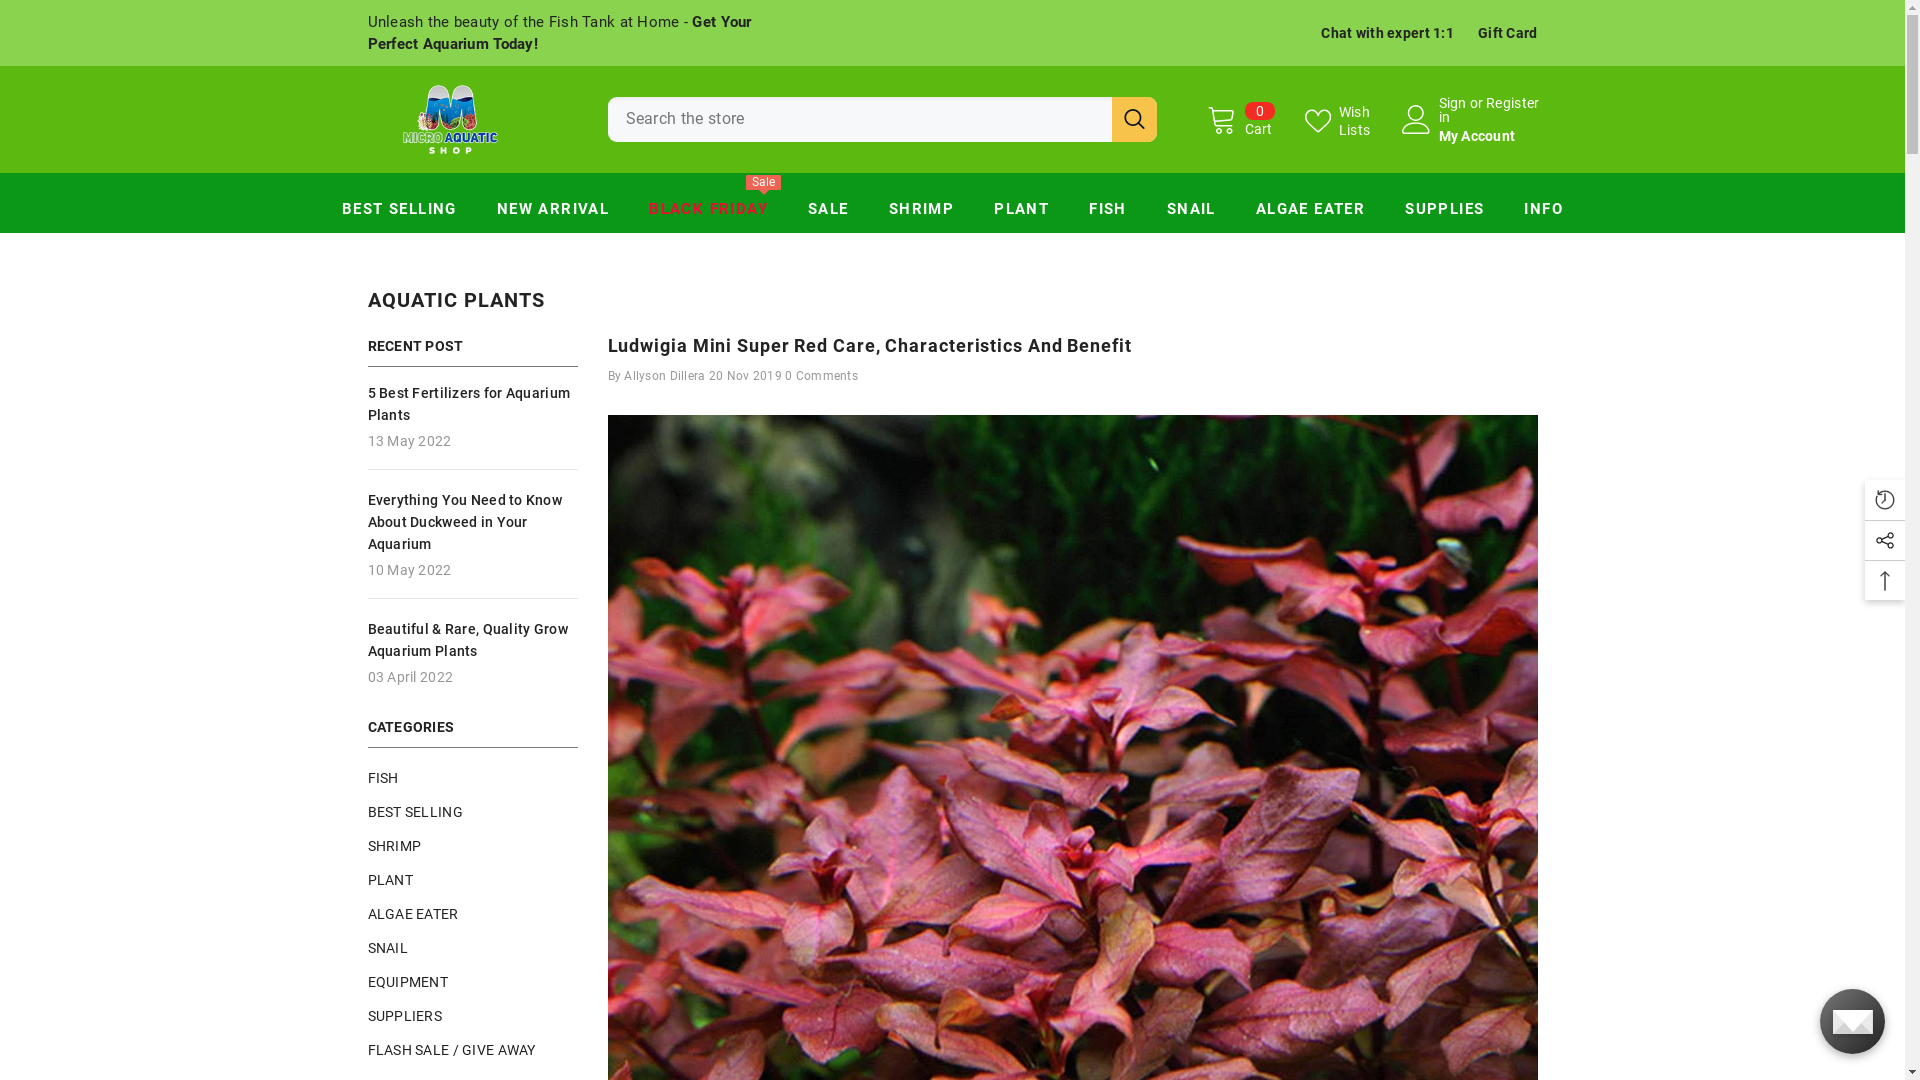 Image resolution: width=1920 pixels, height=1080 pixels. I want to click on 'Register', so click(1486, 110).